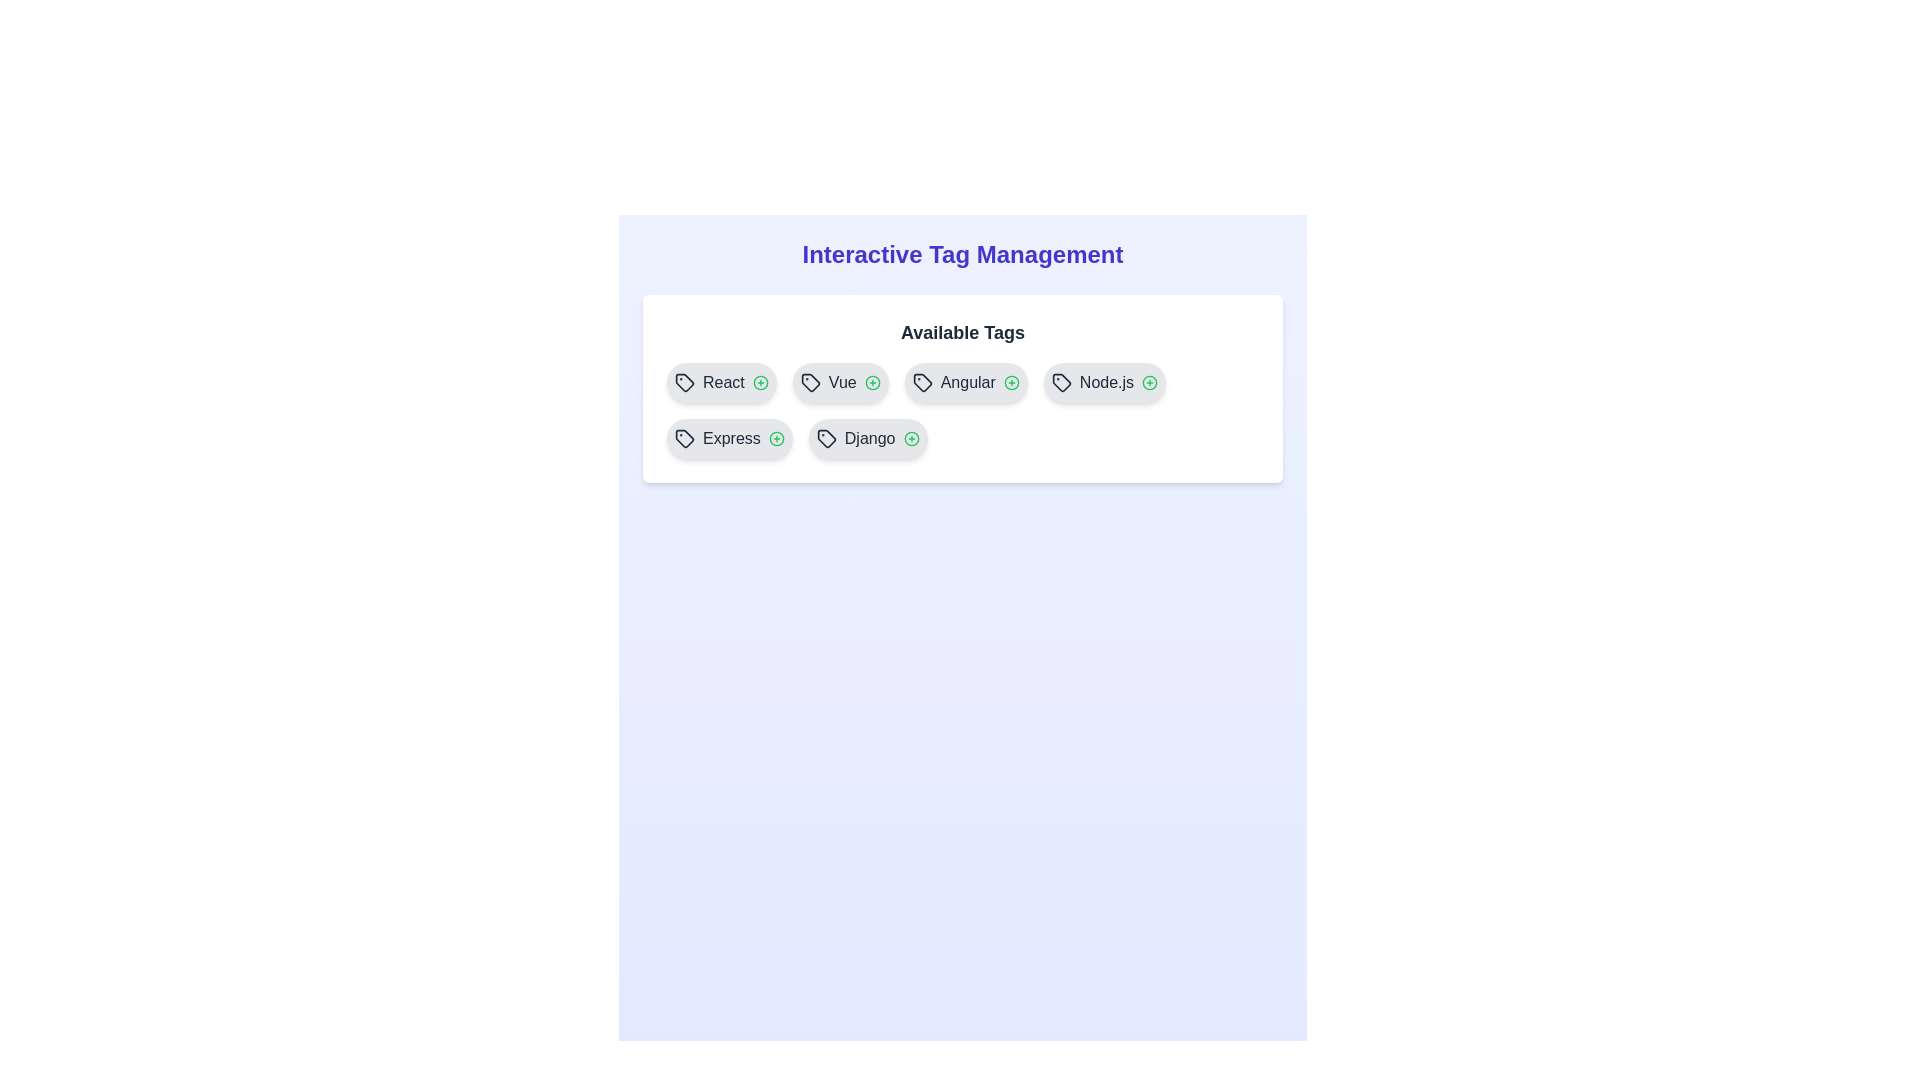 The image size is (1920, 1080). I want to click on the green circular SVG Circle Component that forms the border of a plus symbol, located immediately to the right of the 'Vue' tag in the 'Available Tags' section, so click(872, 382).